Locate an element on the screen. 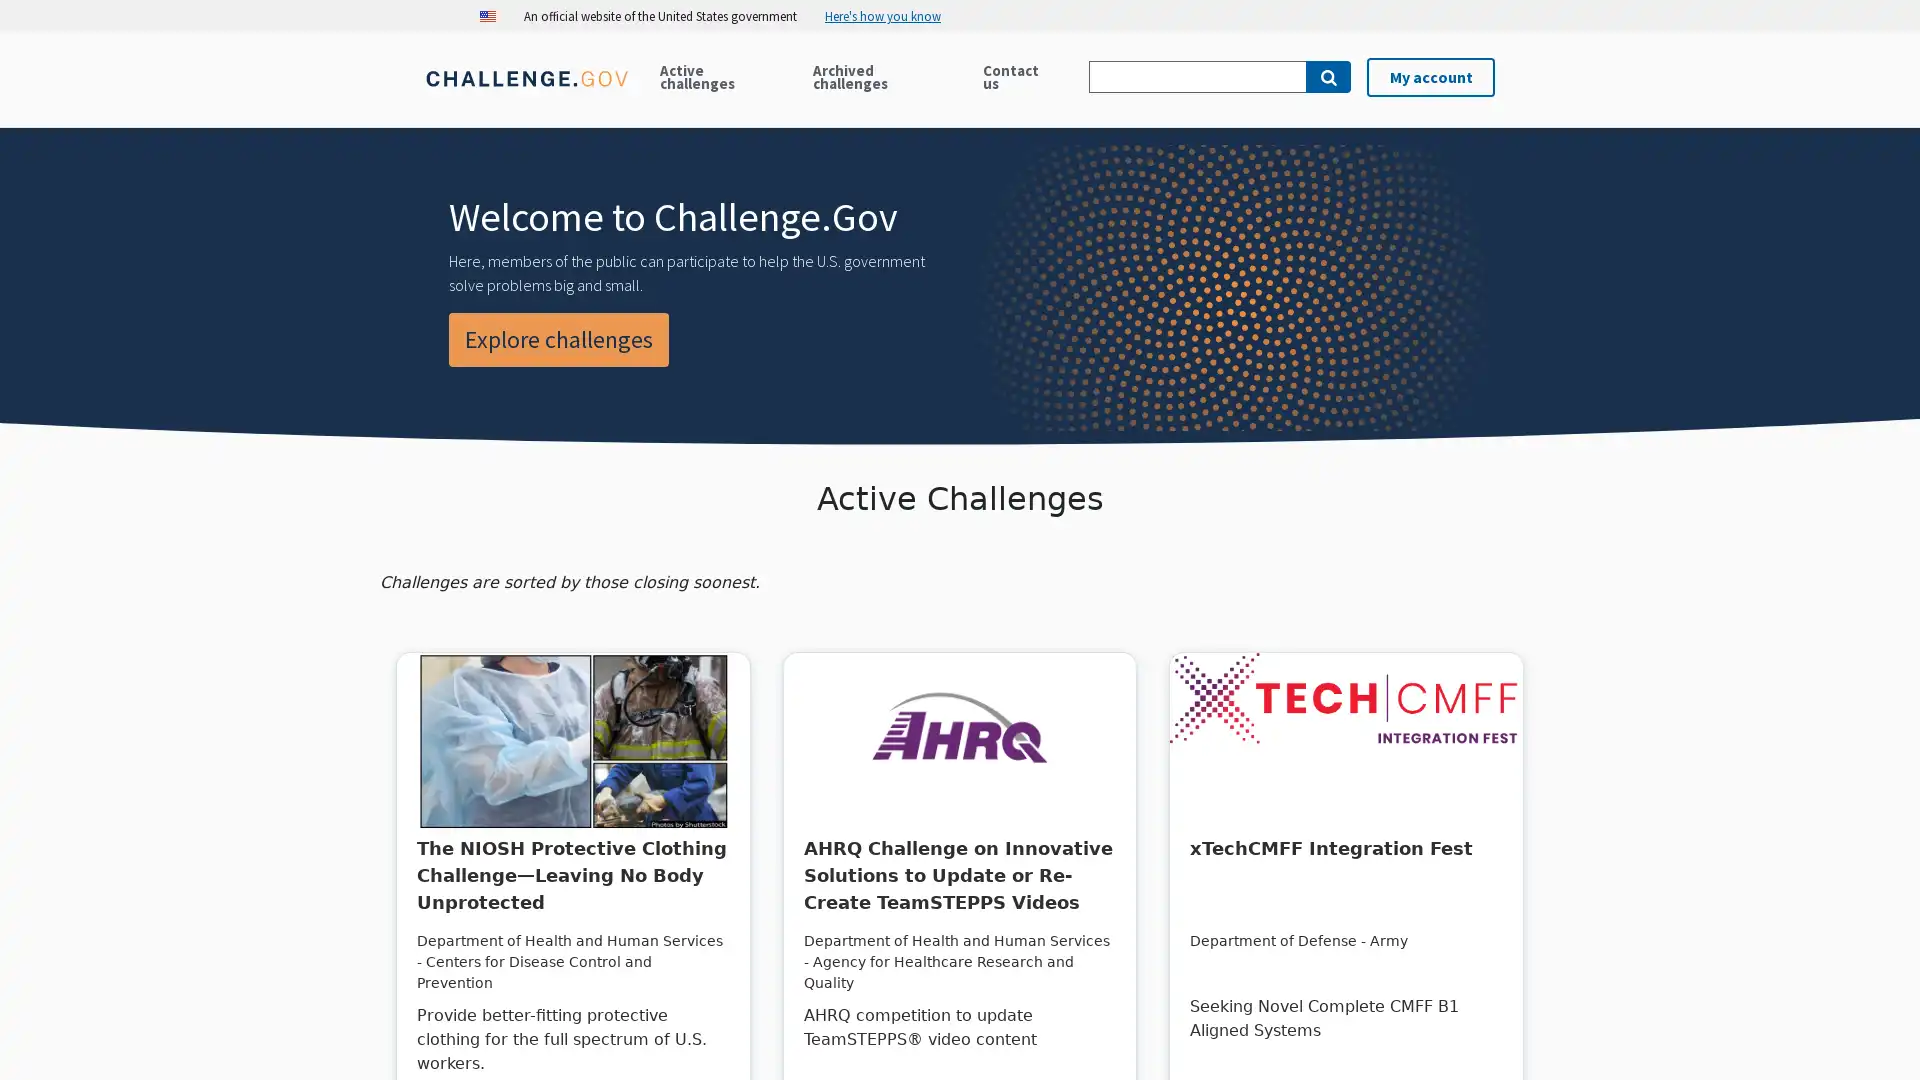 The height and width of the screenshot is (1080, 1920). Search is located at coordinates (1328, 76).